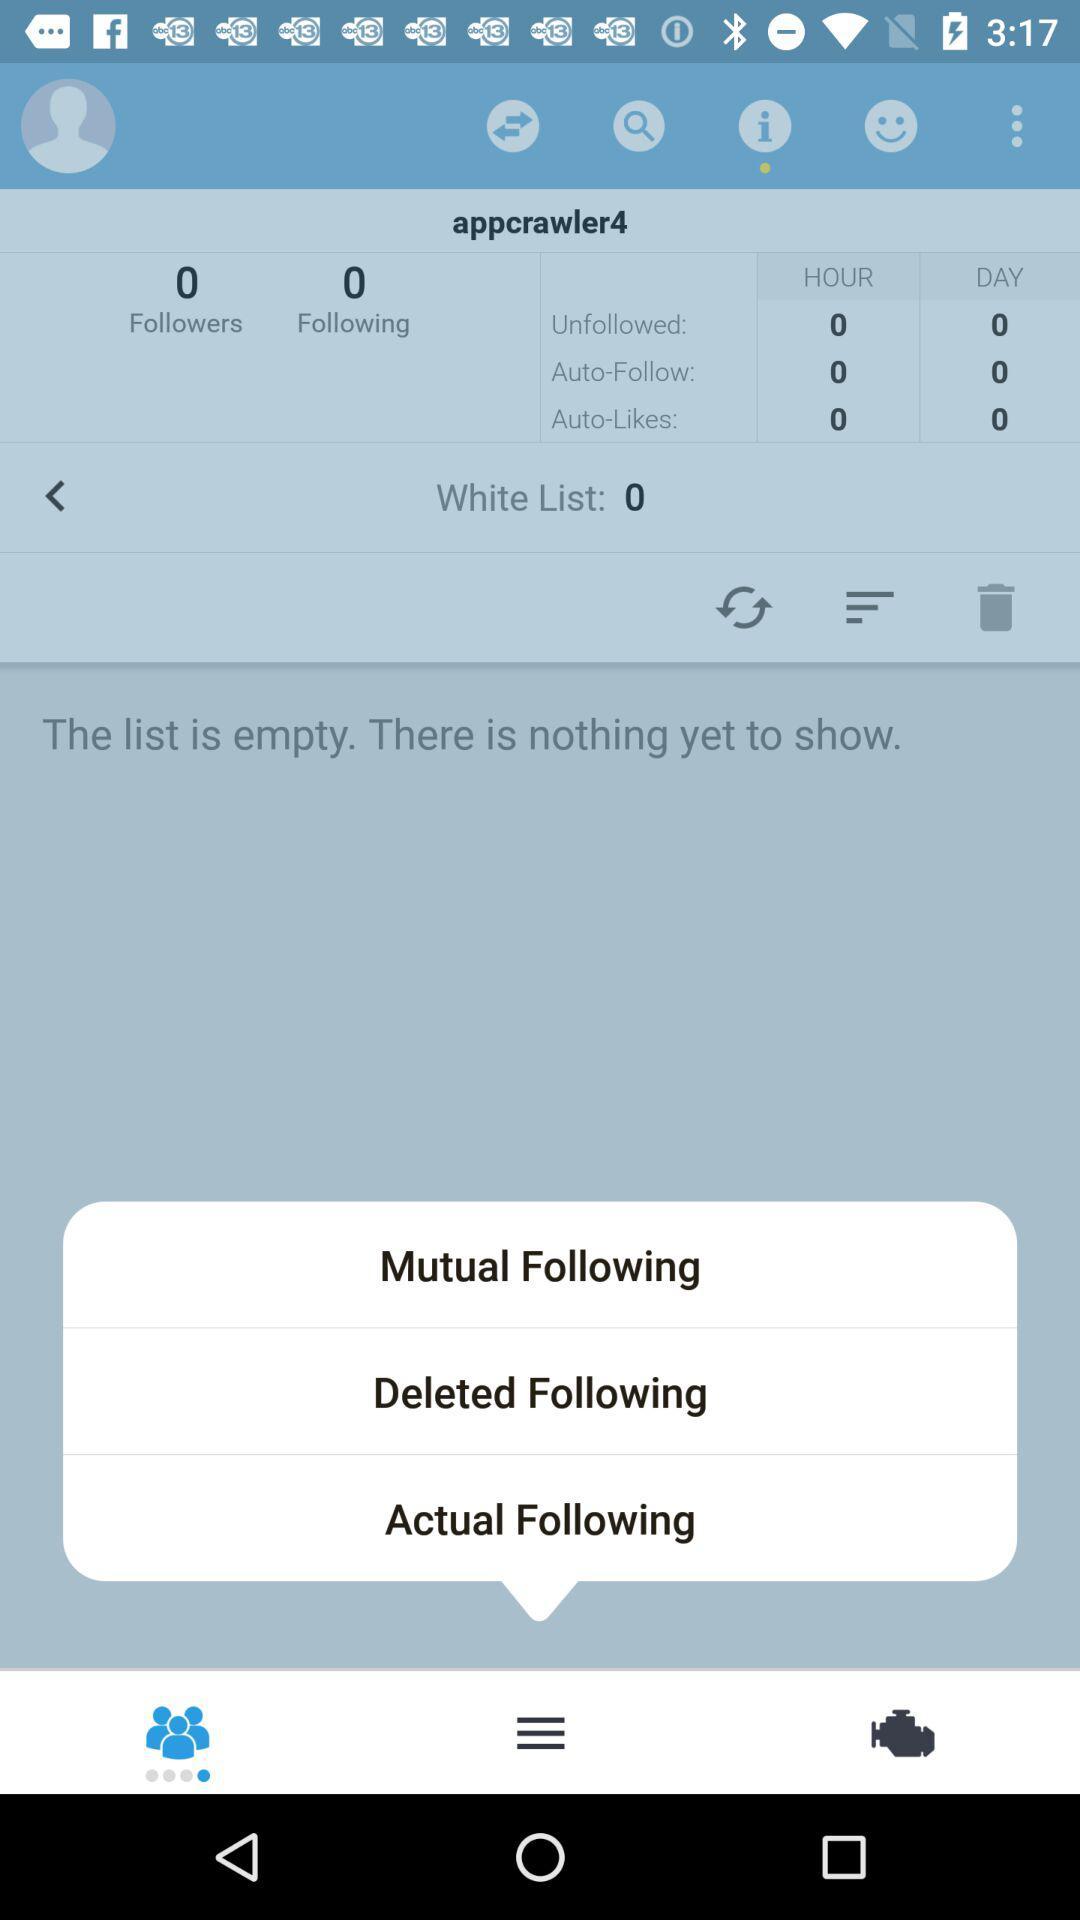  What do you see at coordinates (352, 295) in the screenshot?
I see `0` at bounding box center [352, 295].